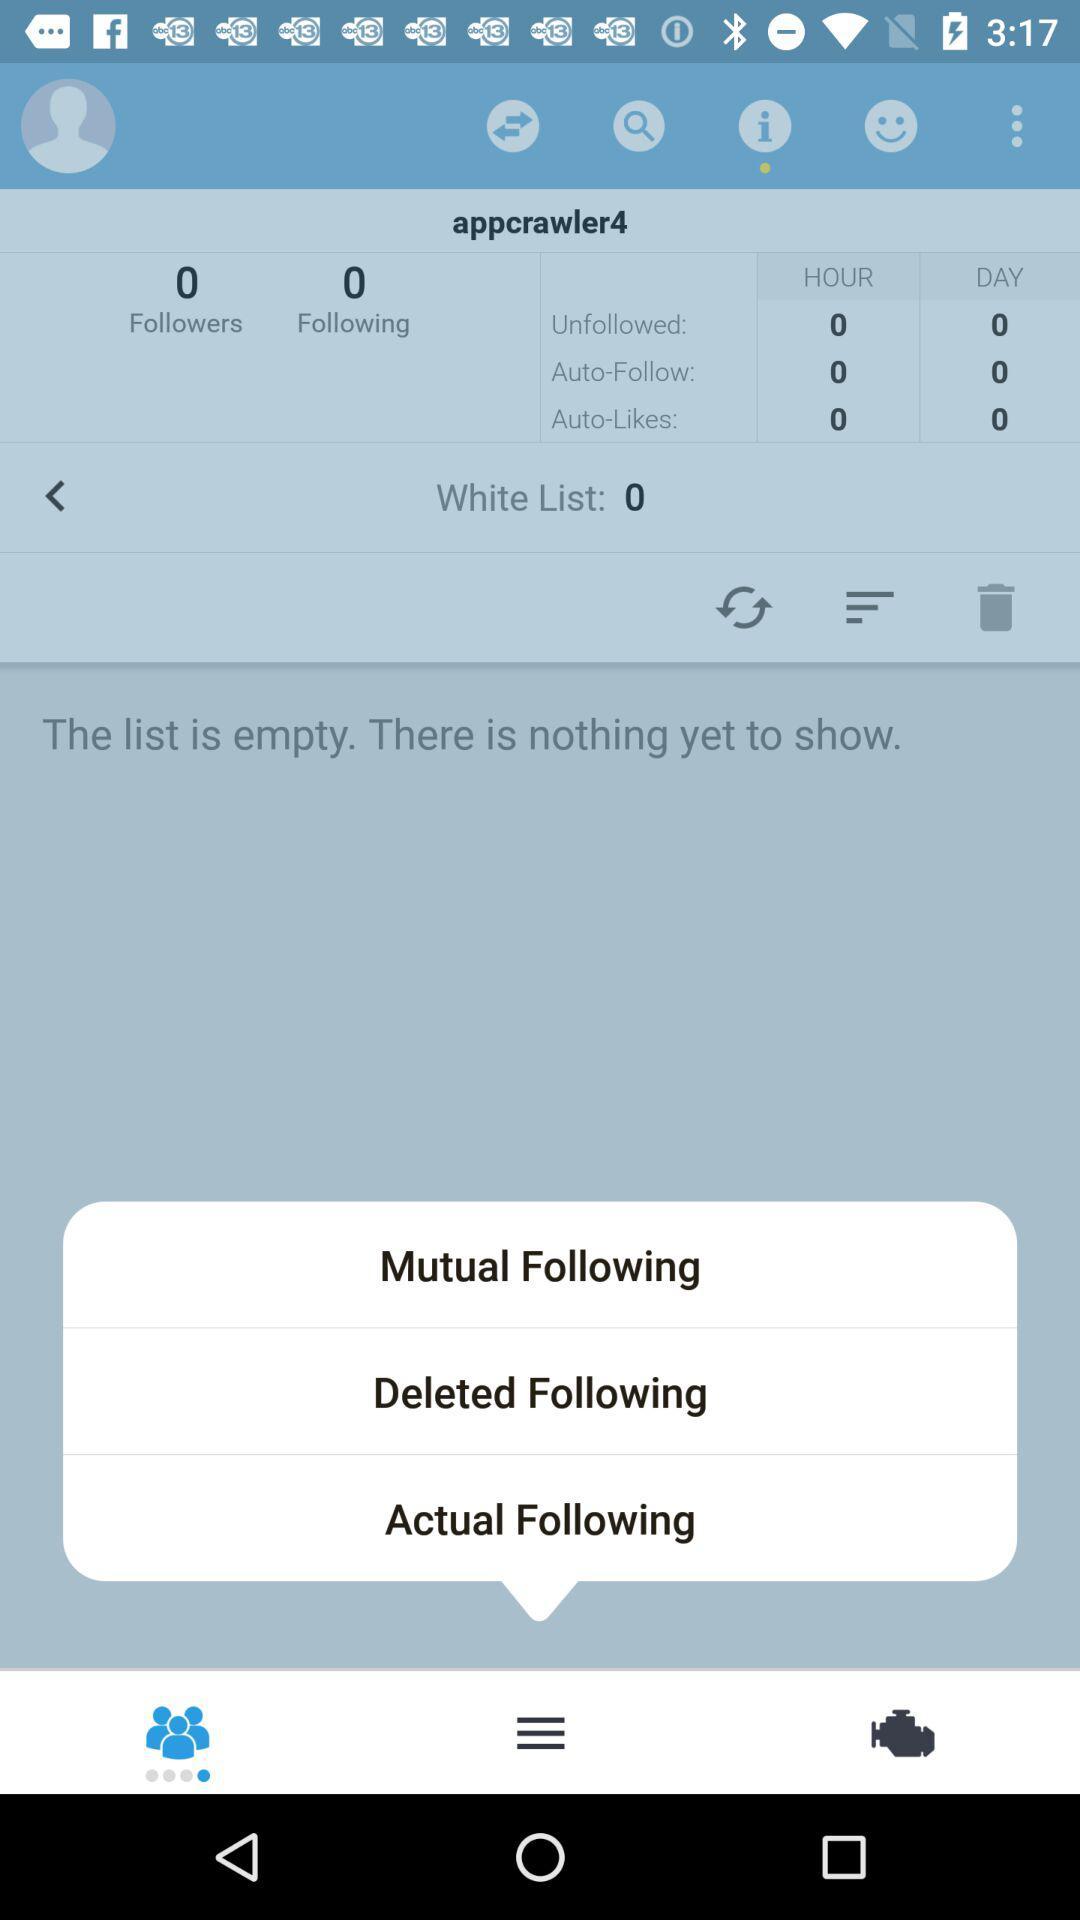  What do you see at coordinates (352, 295) in the screenshot?
I see `0` at bounding box center [352, 295].